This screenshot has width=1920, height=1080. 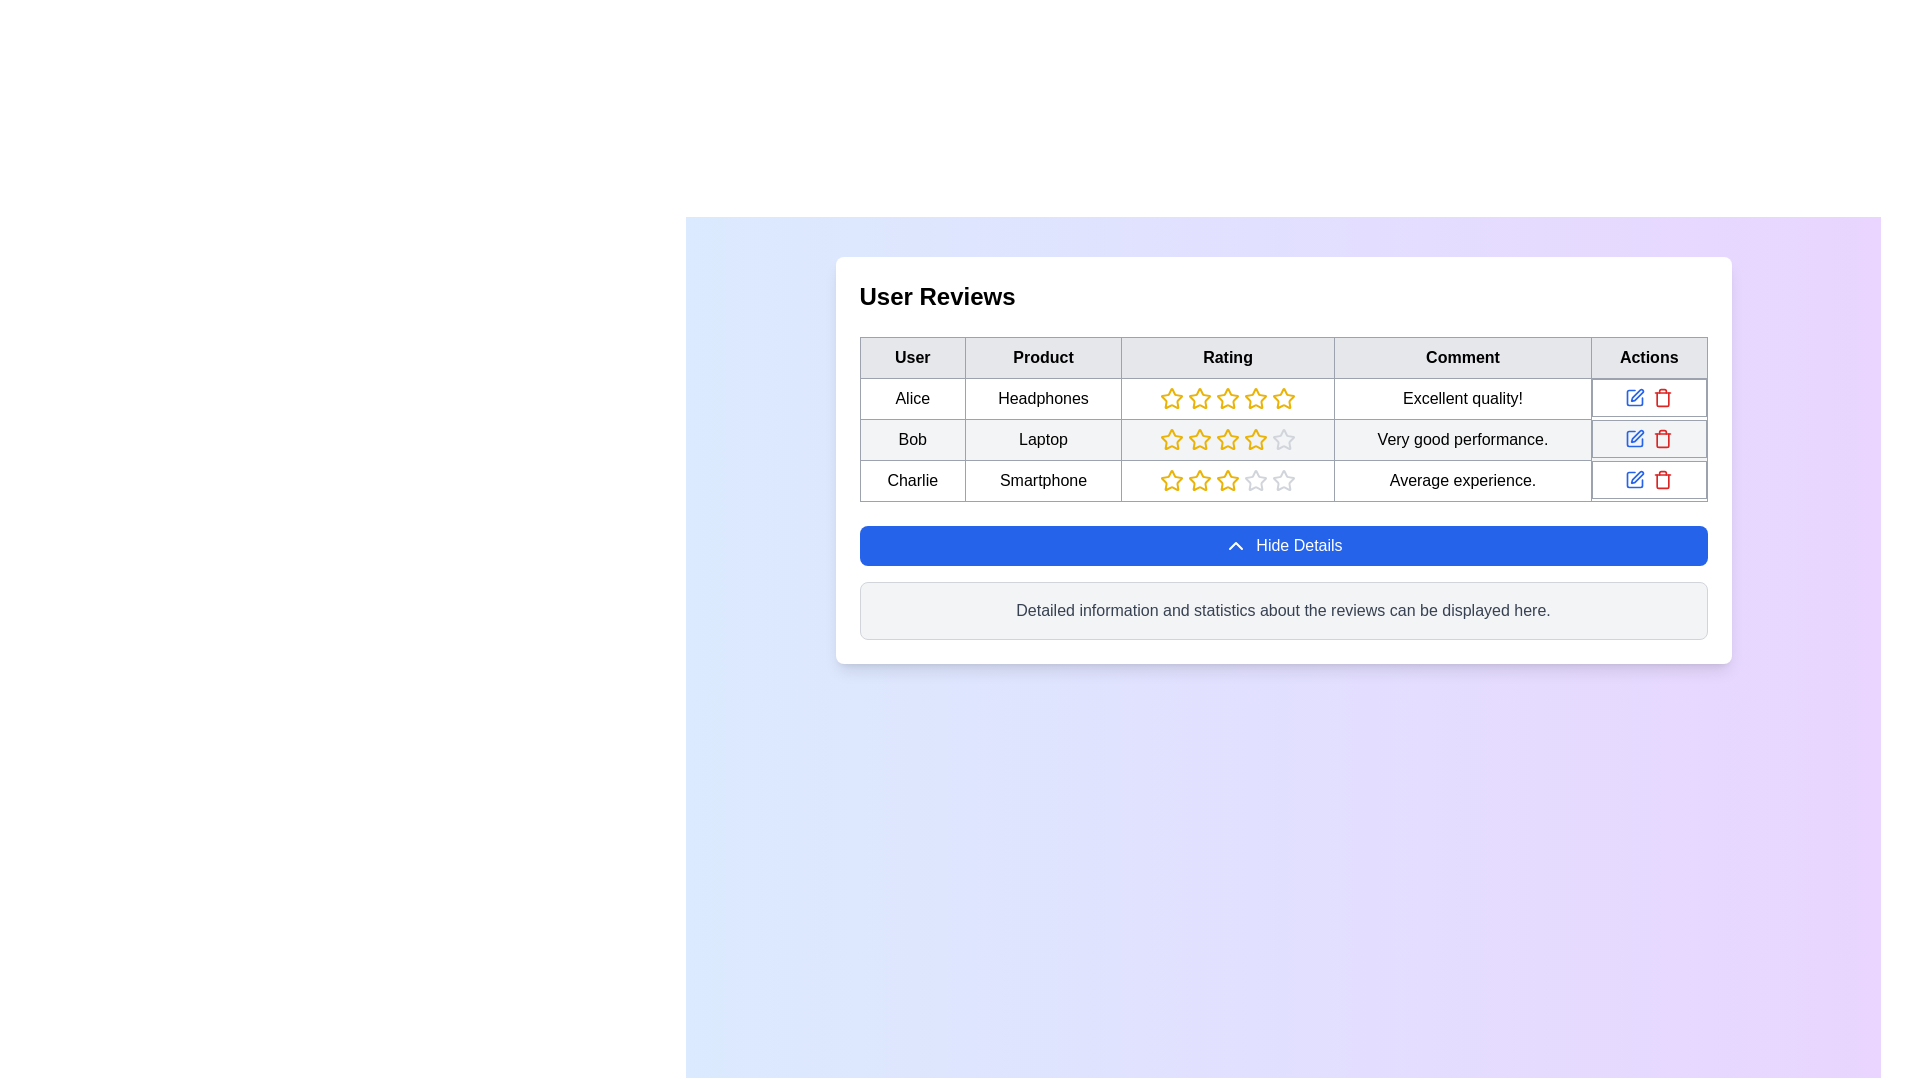 I want to click on the third star icon for rating associated with user 'Charlie' and the product 'Smartphone' to modify the rating, so click(x=1284, y=480).